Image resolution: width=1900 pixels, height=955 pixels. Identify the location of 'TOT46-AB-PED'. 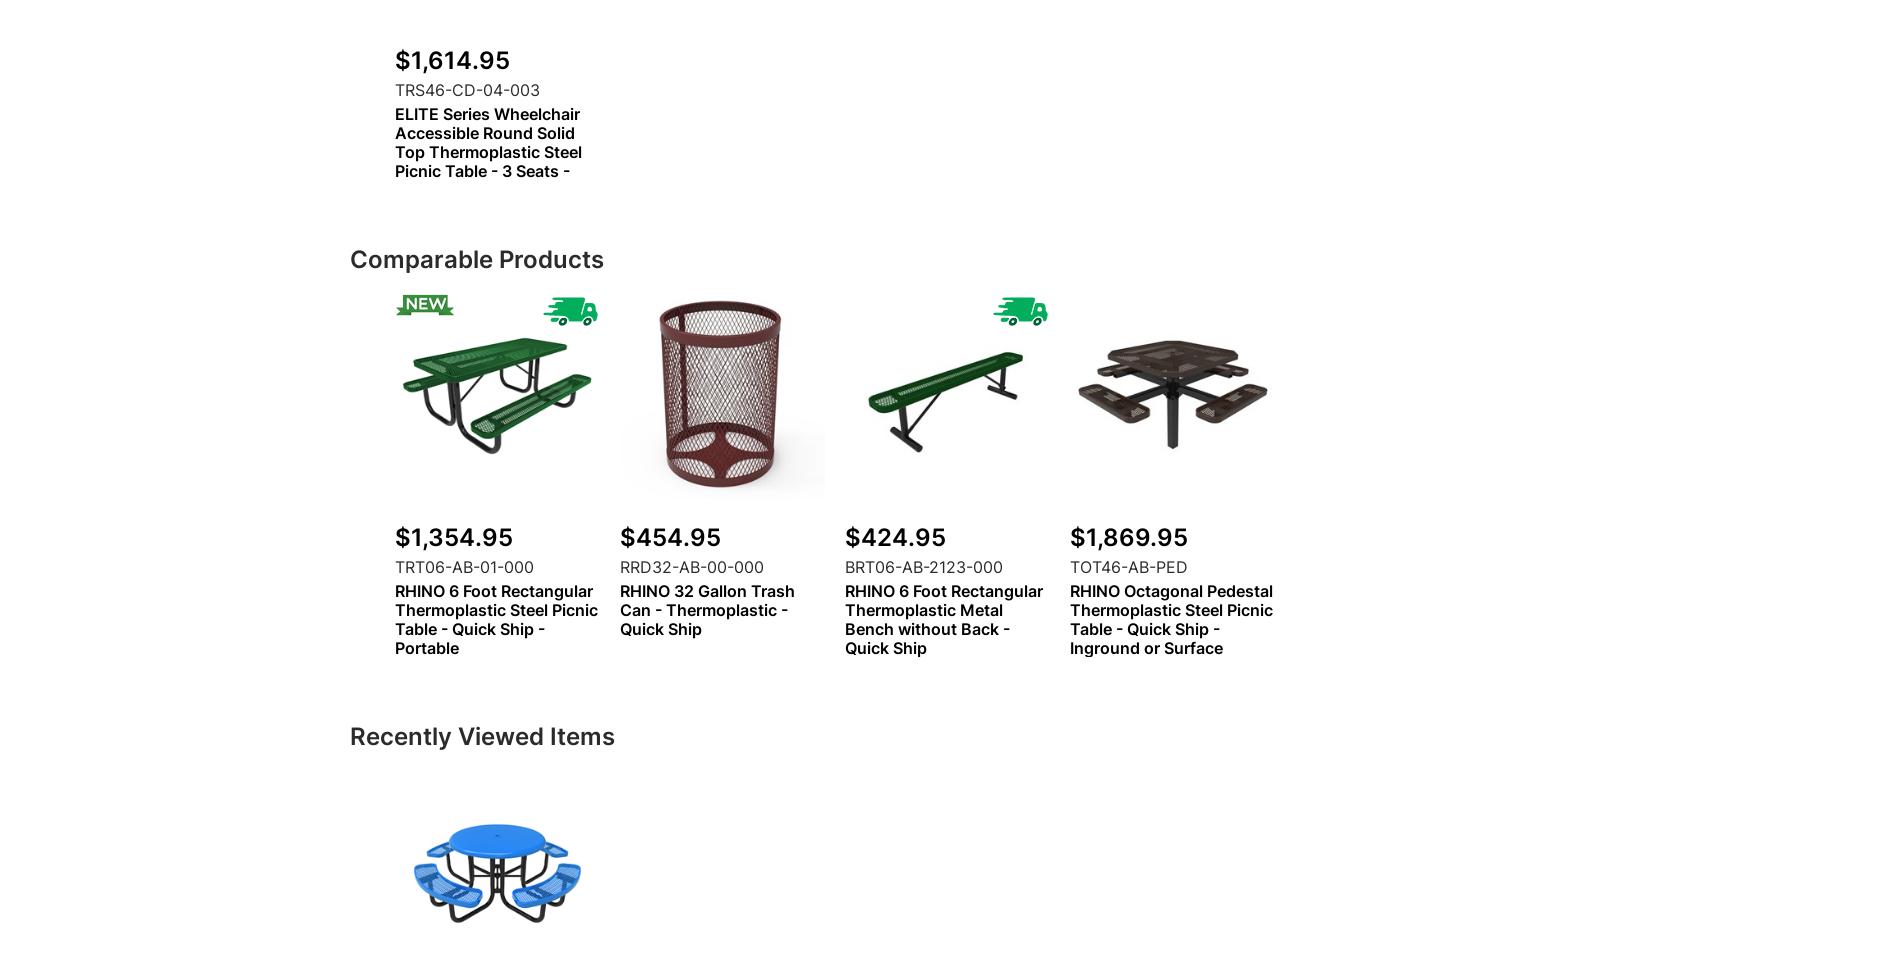
(1128, 566).